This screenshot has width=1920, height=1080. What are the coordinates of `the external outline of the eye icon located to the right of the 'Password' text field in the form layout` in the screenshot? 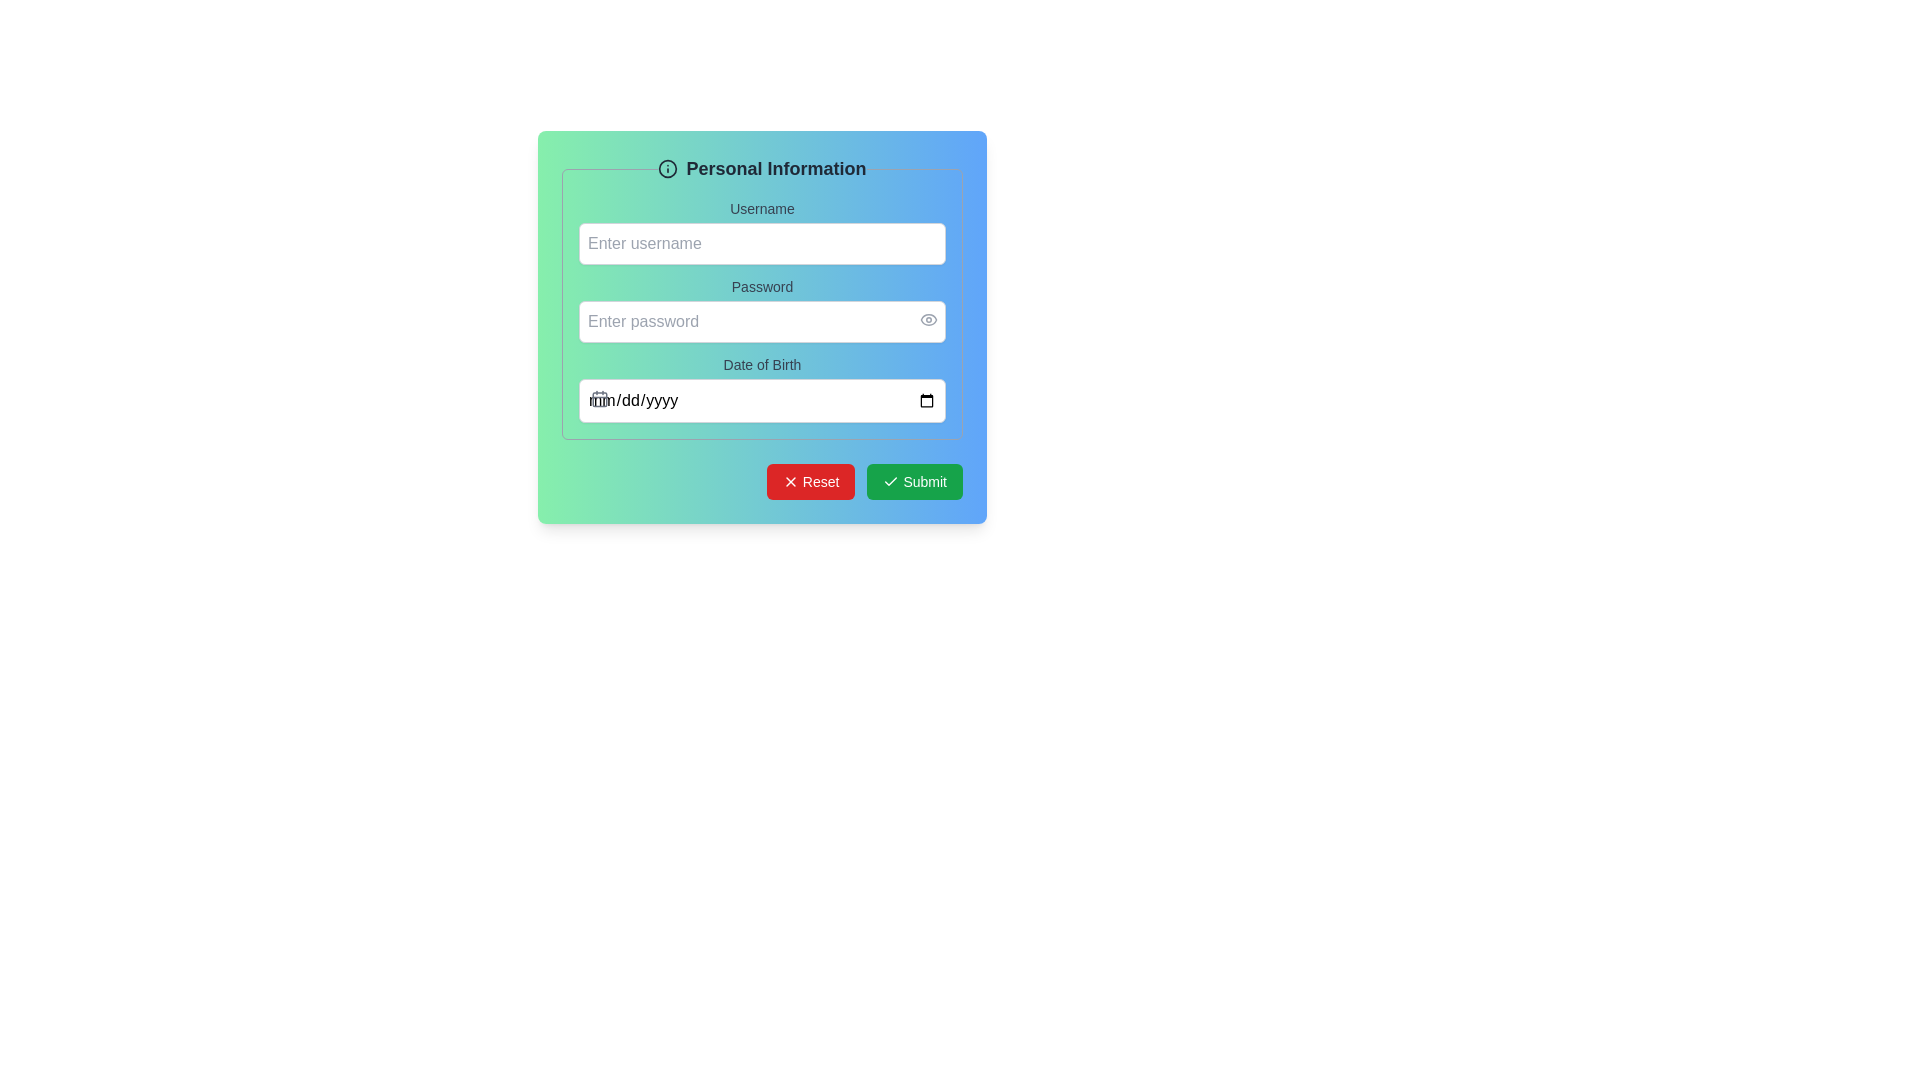 It's located at (928, 319).